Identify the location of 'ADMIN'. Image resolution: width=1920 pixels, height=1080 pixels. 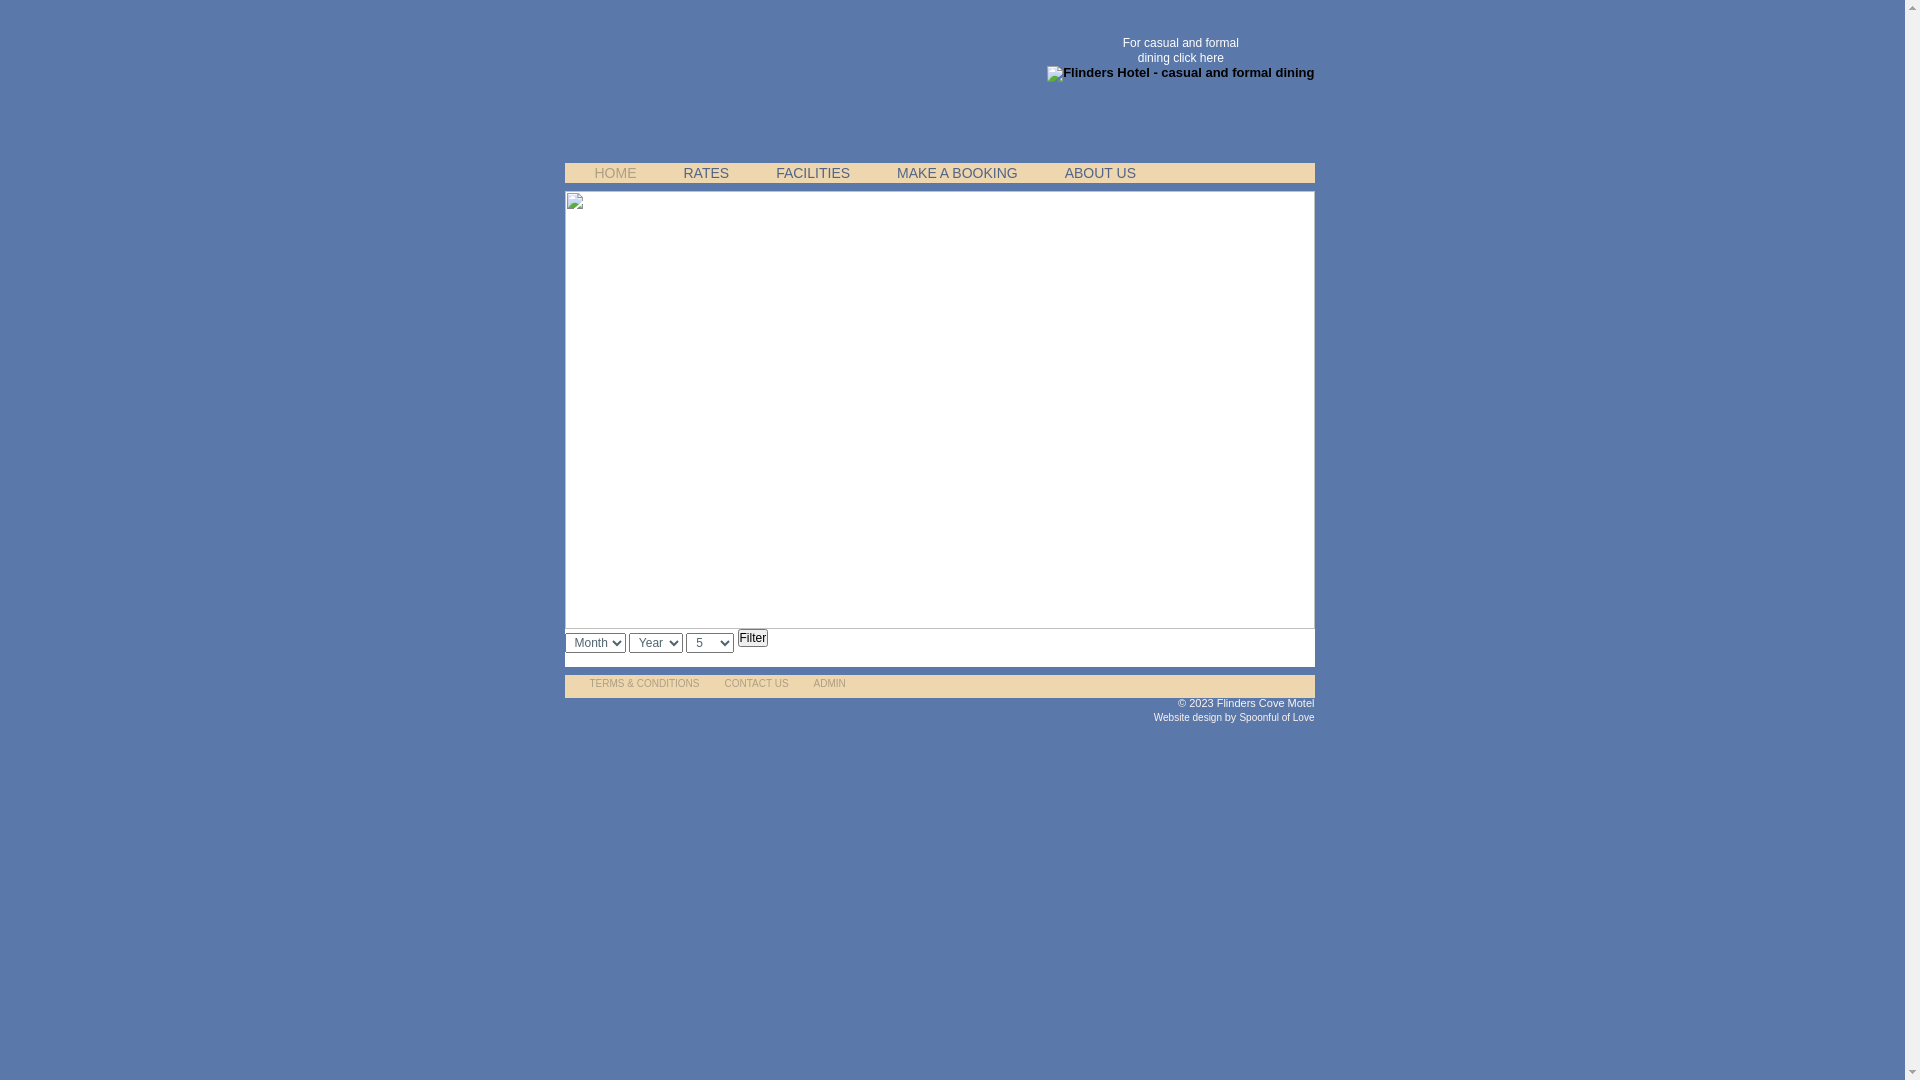
(804, 682).